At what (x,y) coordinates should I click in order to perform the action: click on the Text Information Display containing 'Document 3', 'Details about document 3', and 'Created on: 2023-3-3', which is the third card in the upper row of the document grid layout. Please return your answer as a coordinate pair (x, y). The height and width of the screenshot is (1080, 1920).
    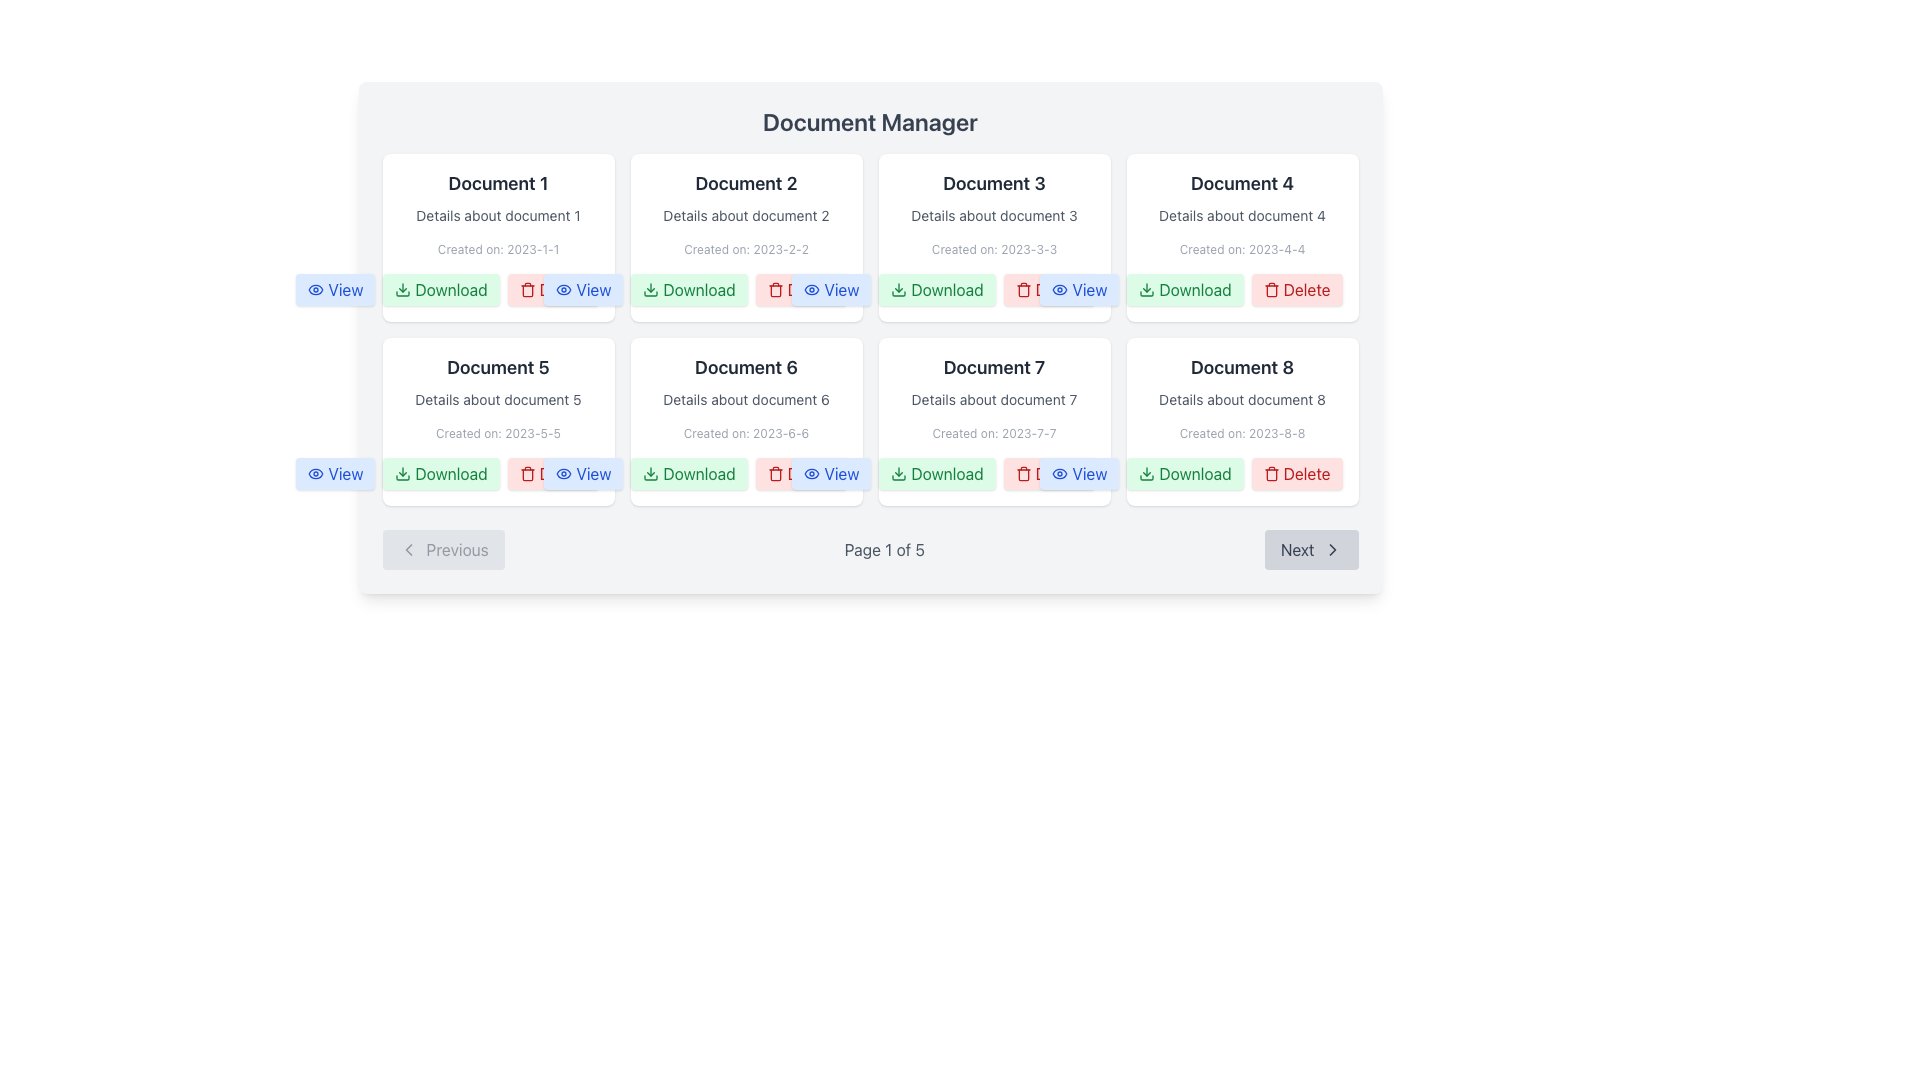
    Looking at the image, I should click on (994, 213).